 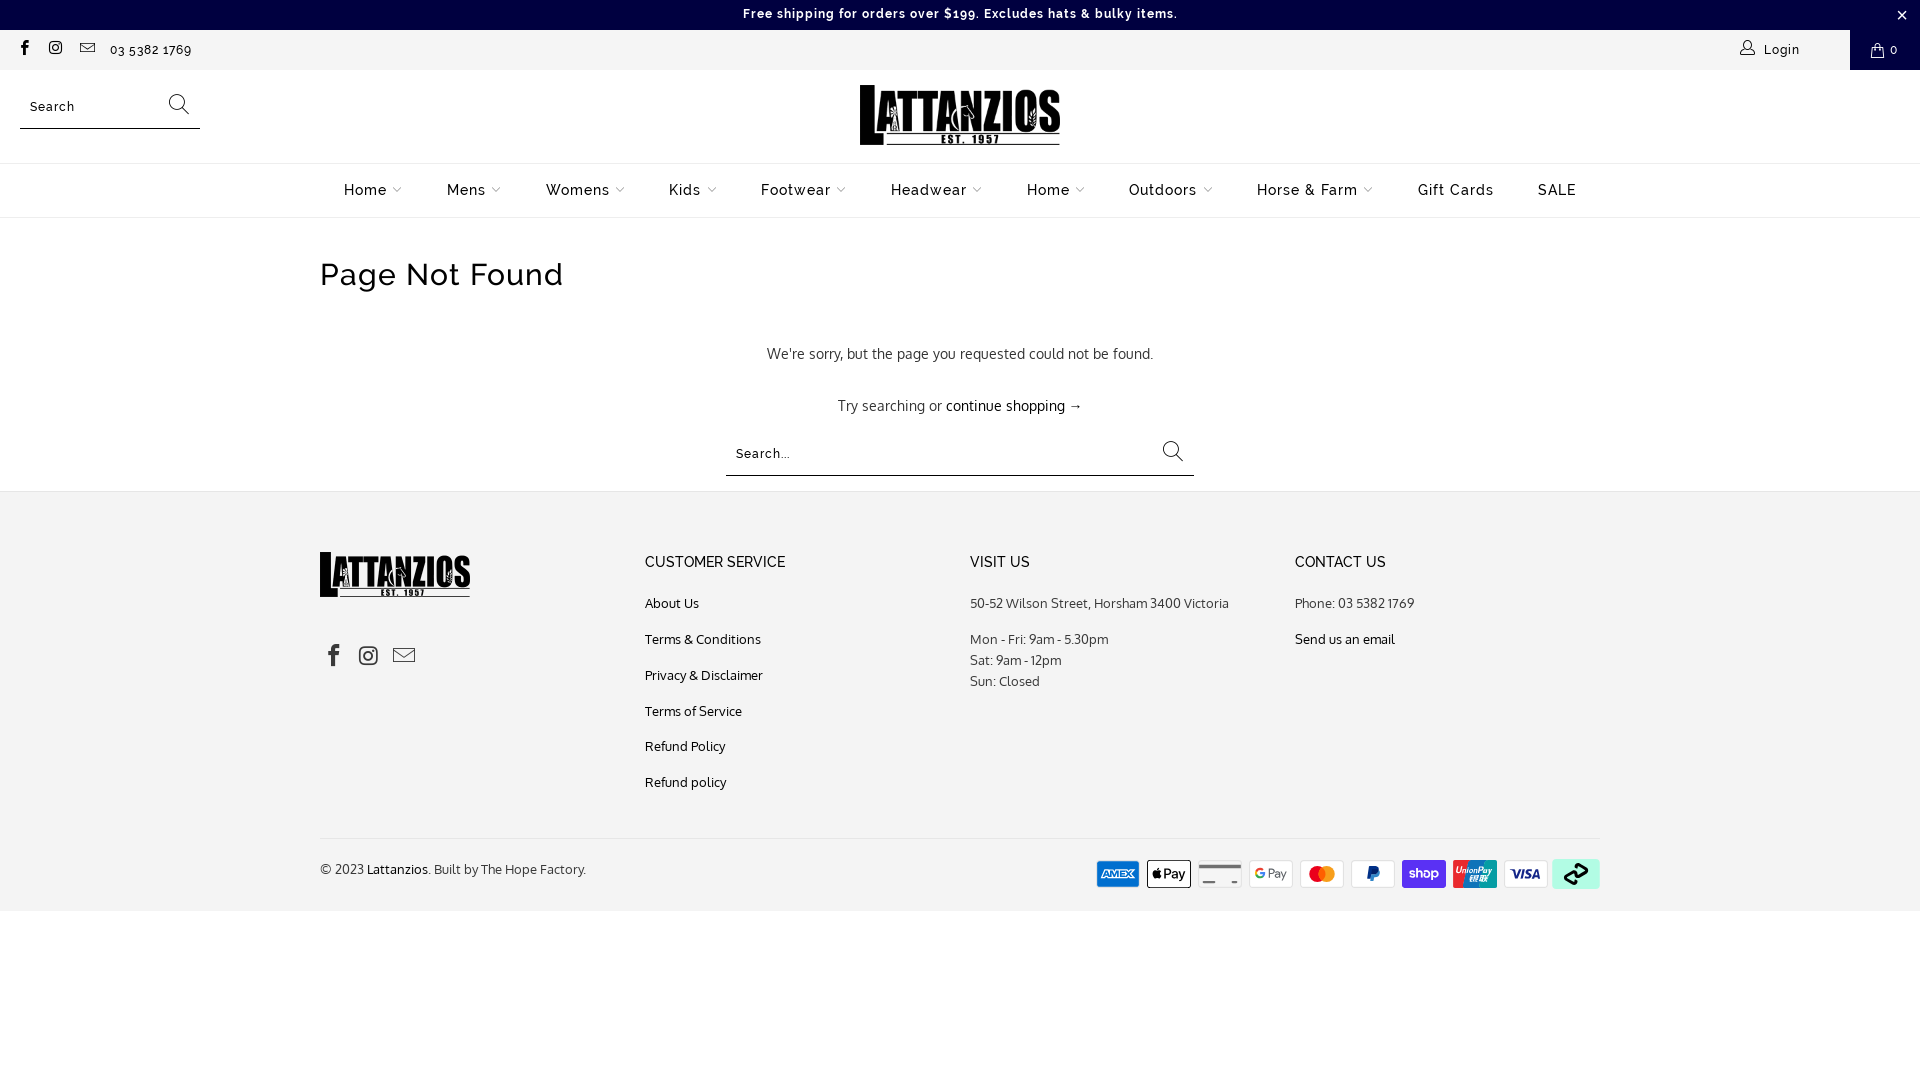 What do you see at coordinates (366, 867) in the screenshot?
I see `'Lattanzios'` at bounding box center [366, 867].